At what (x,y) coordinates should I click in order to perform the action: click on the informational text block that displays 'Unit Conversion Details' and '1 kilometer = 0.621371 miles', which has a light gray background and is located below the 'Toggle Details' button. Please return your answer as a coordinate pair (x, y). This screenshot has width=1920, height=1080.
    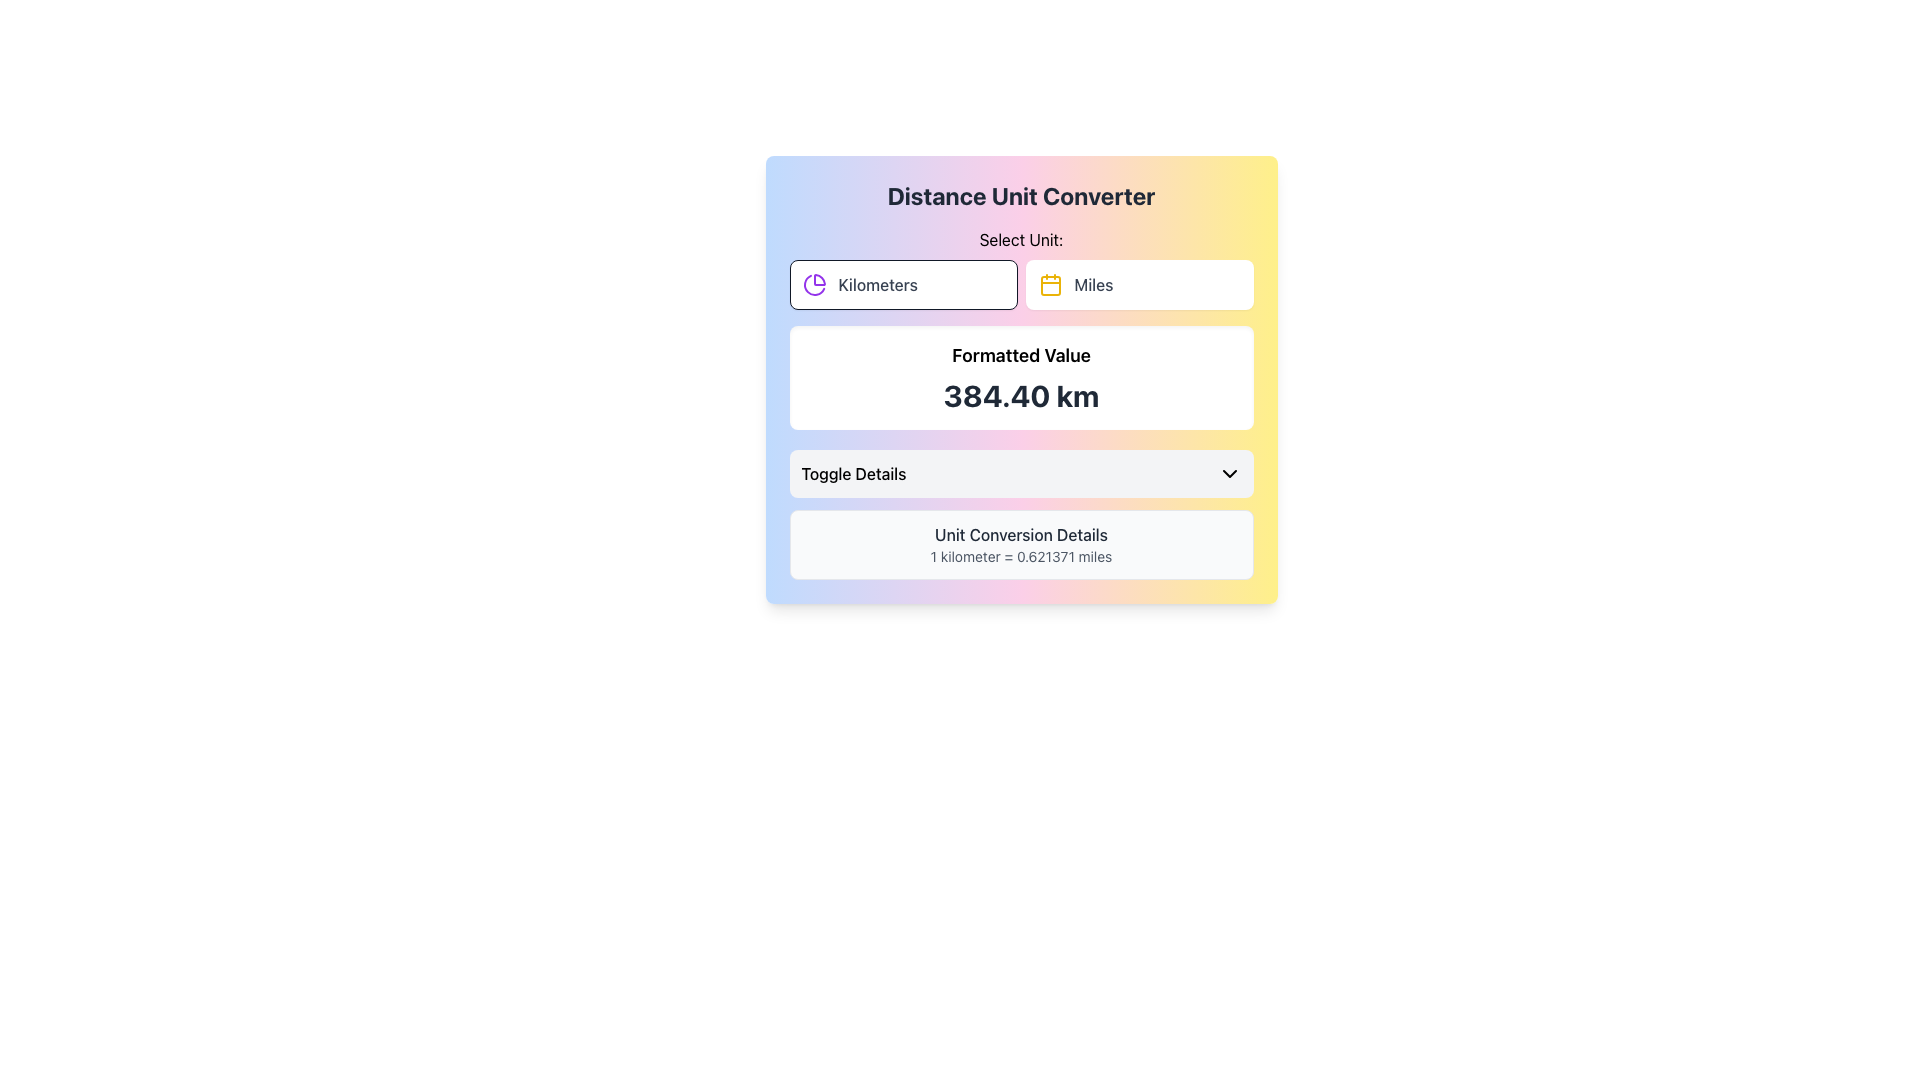
    Looking at the image, I should click on (1021, 544).